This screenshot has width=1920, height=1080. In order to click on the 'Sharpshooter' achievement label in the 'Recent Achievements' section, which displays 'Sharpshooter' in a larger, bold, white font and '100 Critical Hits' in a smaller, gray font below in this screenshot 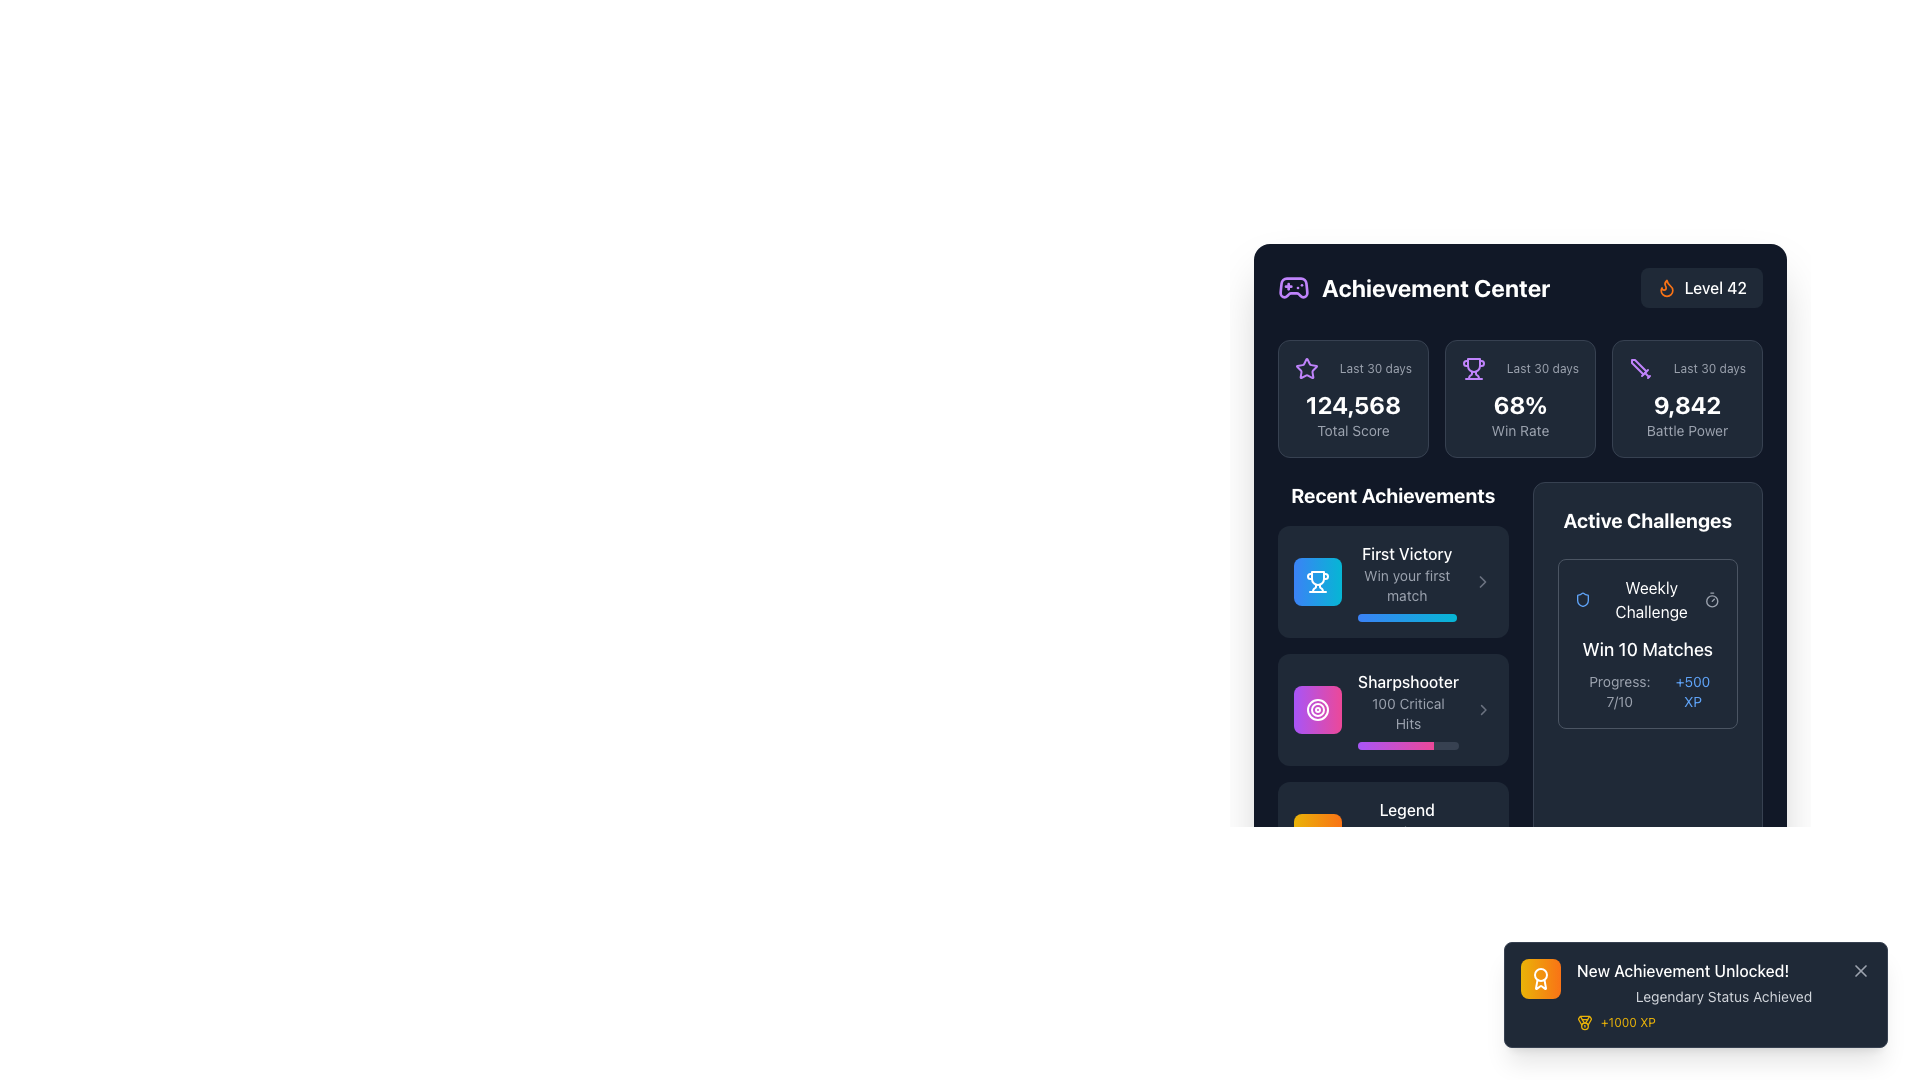, I will do `click(1407, 708)`.